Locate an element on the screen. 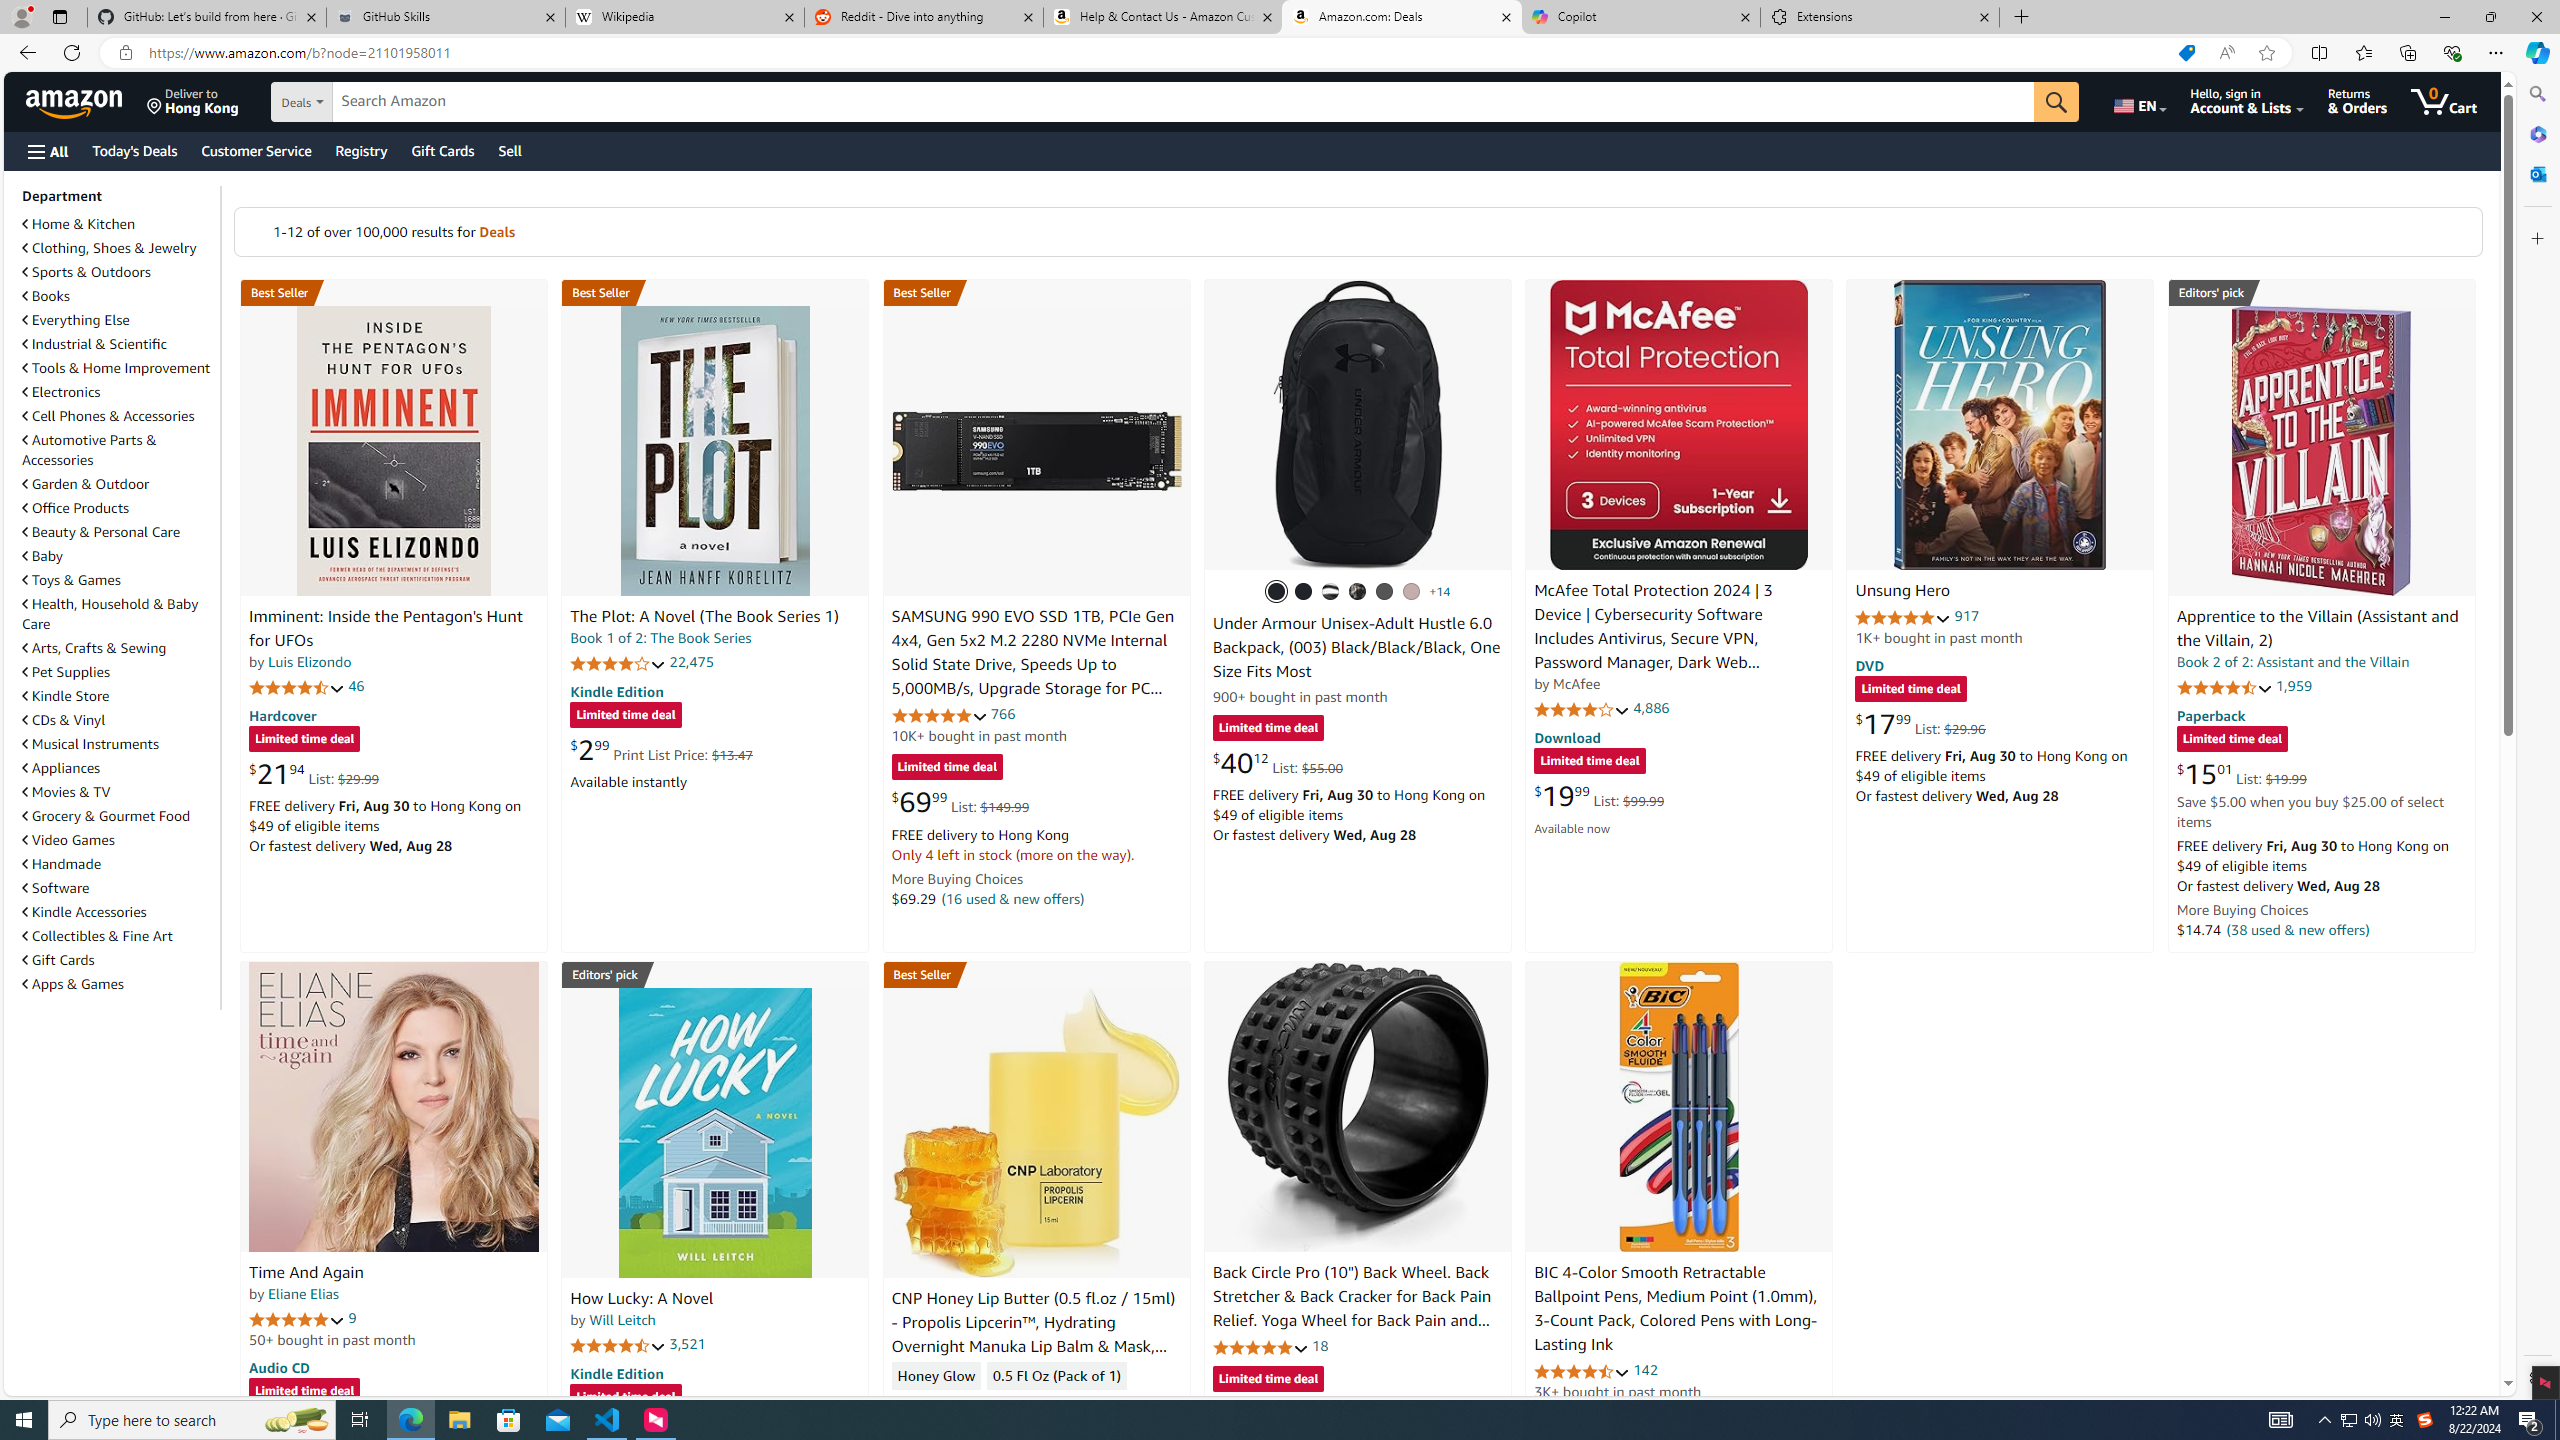 This screenshot has height=1440, width=2560. 'How Lucky: A Novel' is located at coordinates (713, 1131).